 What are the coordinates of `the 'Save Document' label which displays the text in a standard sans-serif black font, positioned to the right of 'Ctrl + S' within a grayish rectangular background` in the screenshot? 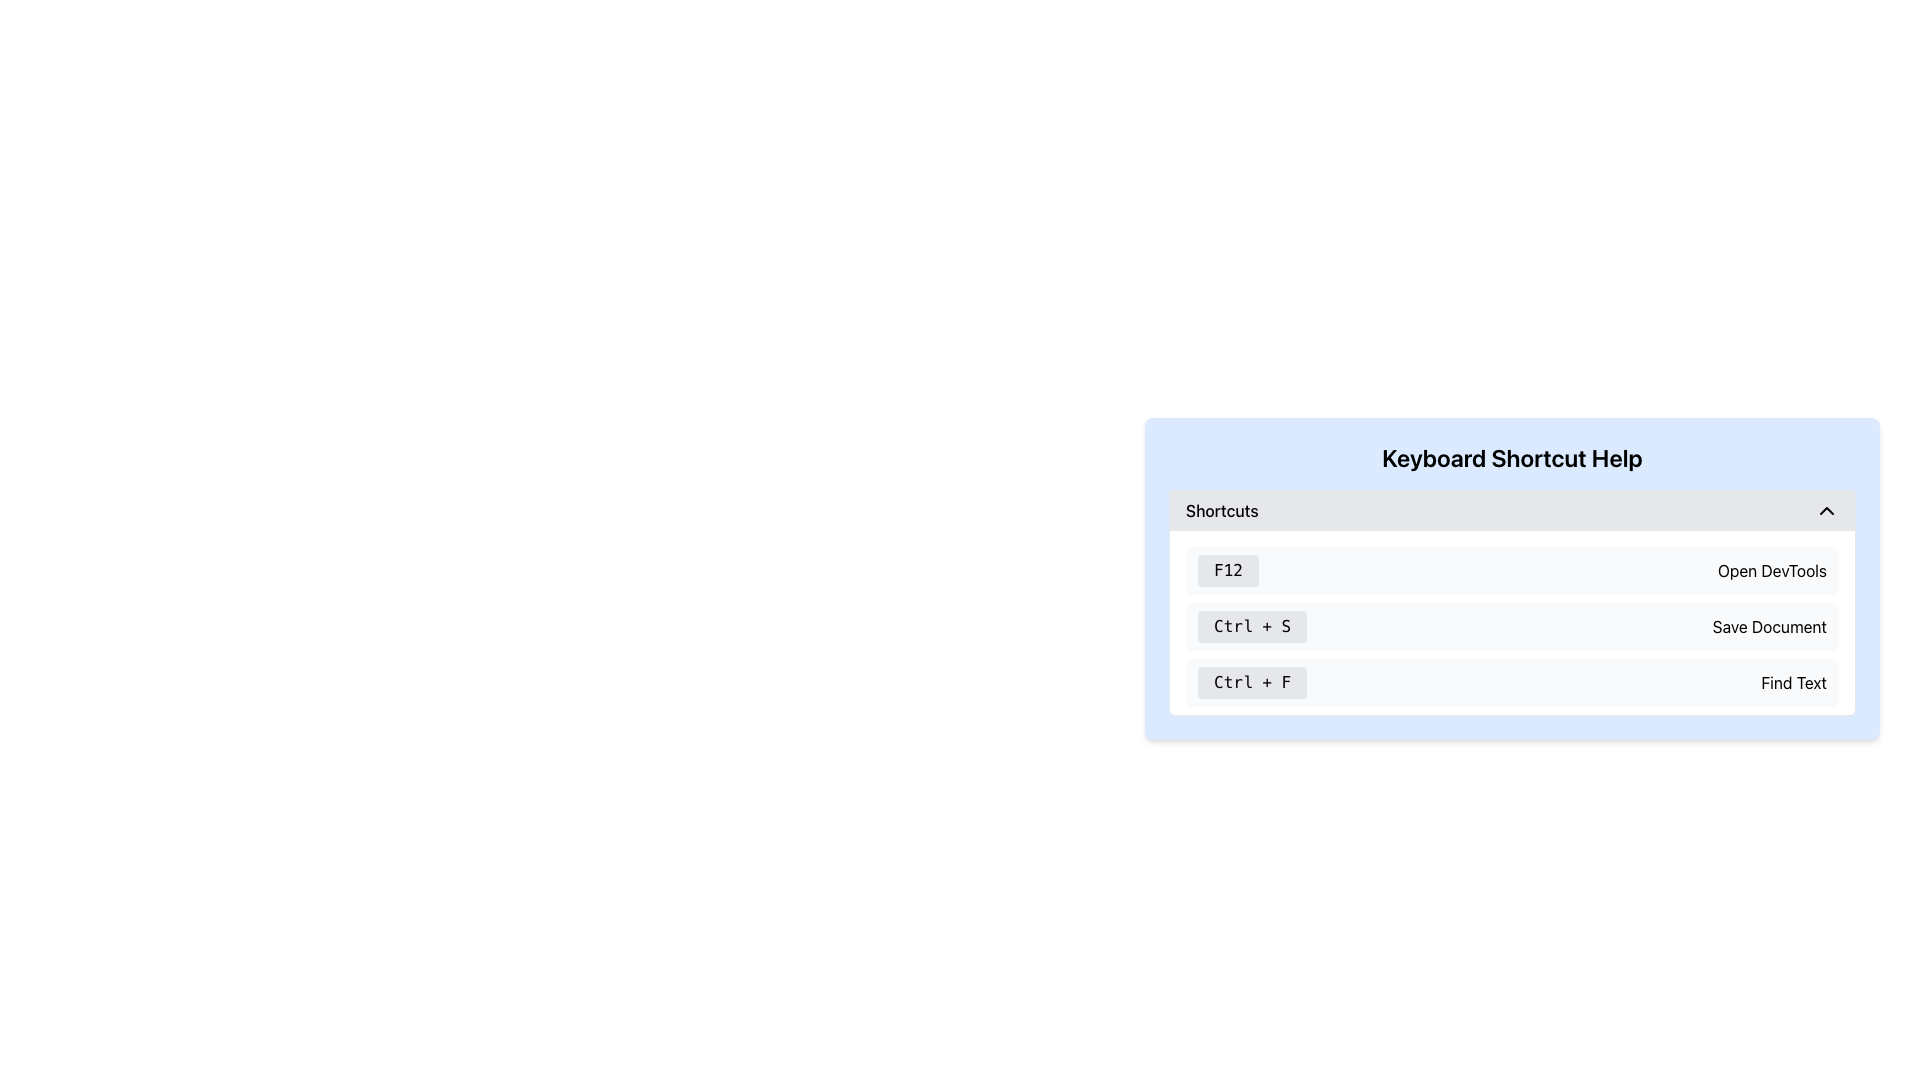 It's located at (1769, 626).